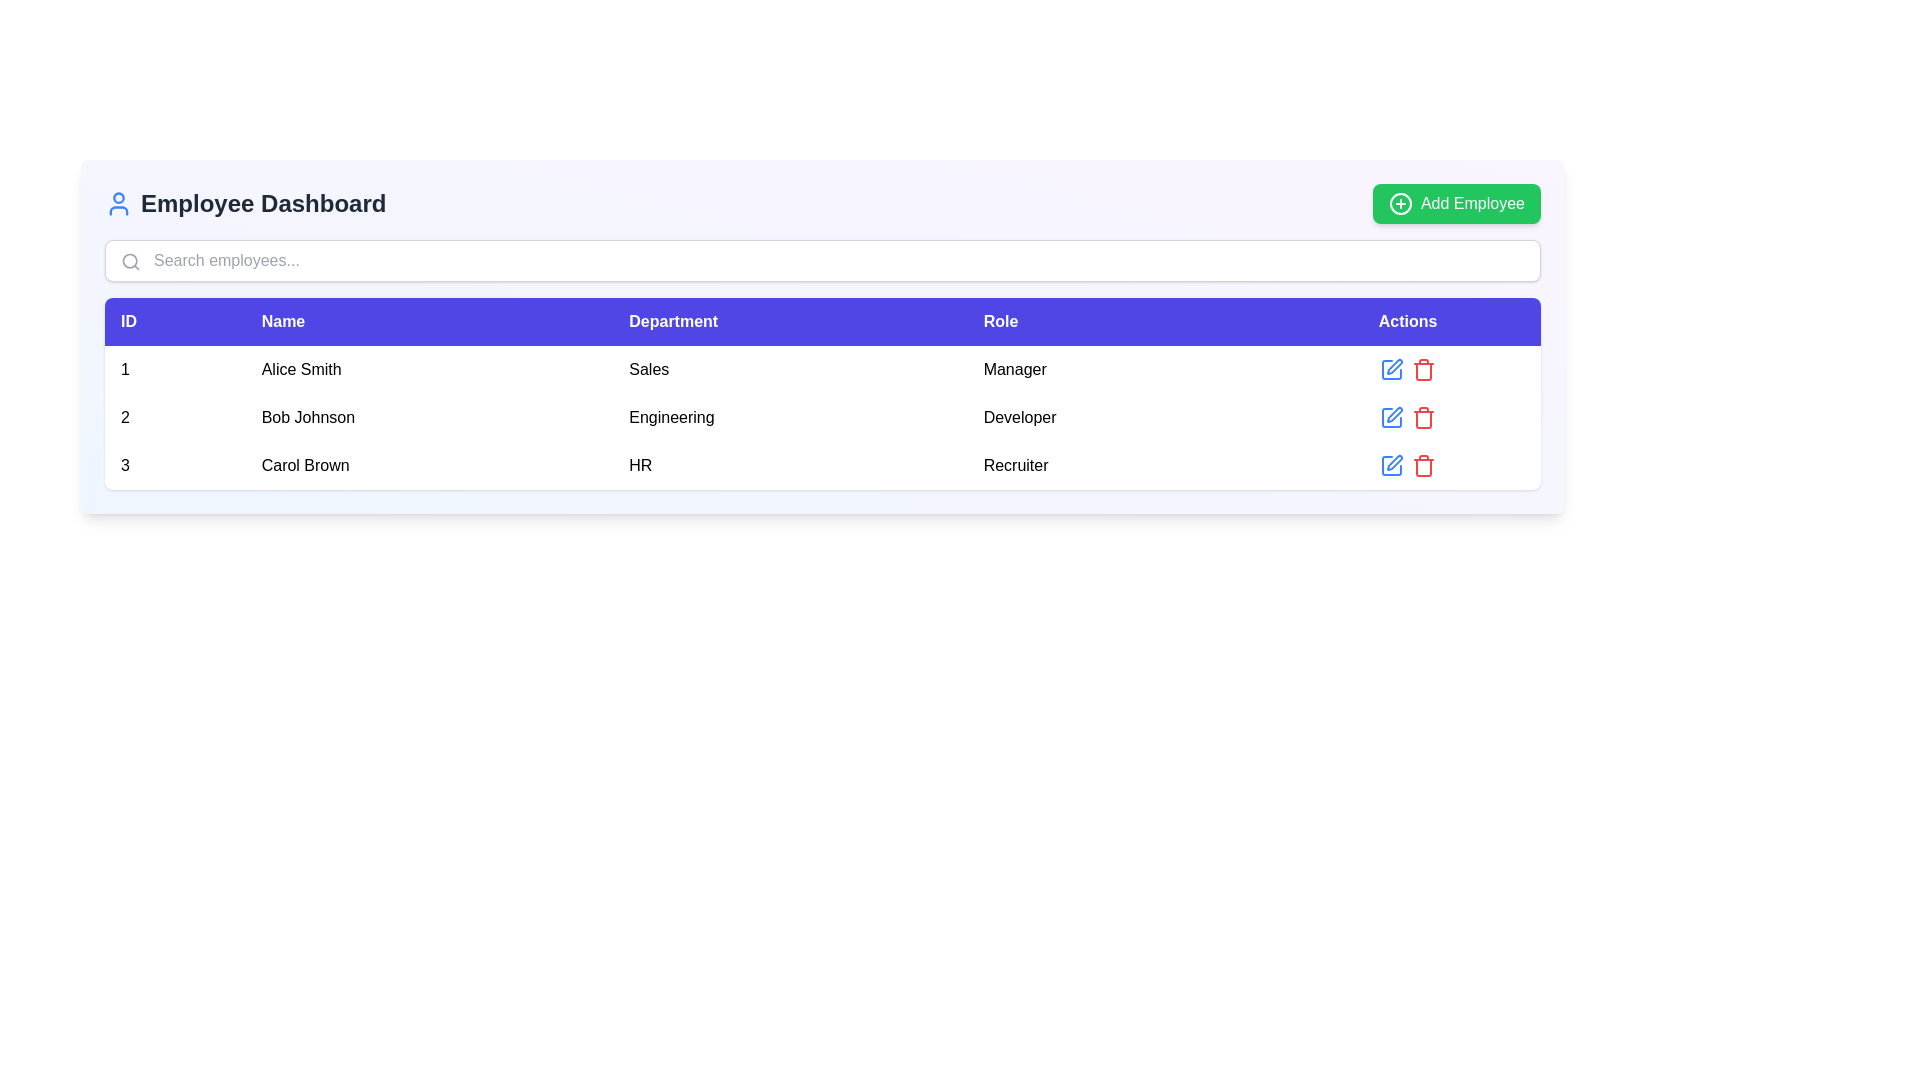  Describe the element at coordinates (1407, 320) in the screenshot. I see `the Table Header Cell labeled 'Actions', which is the rightmost cell in the header row of the data table, featuring a blue background and white text` at that location.